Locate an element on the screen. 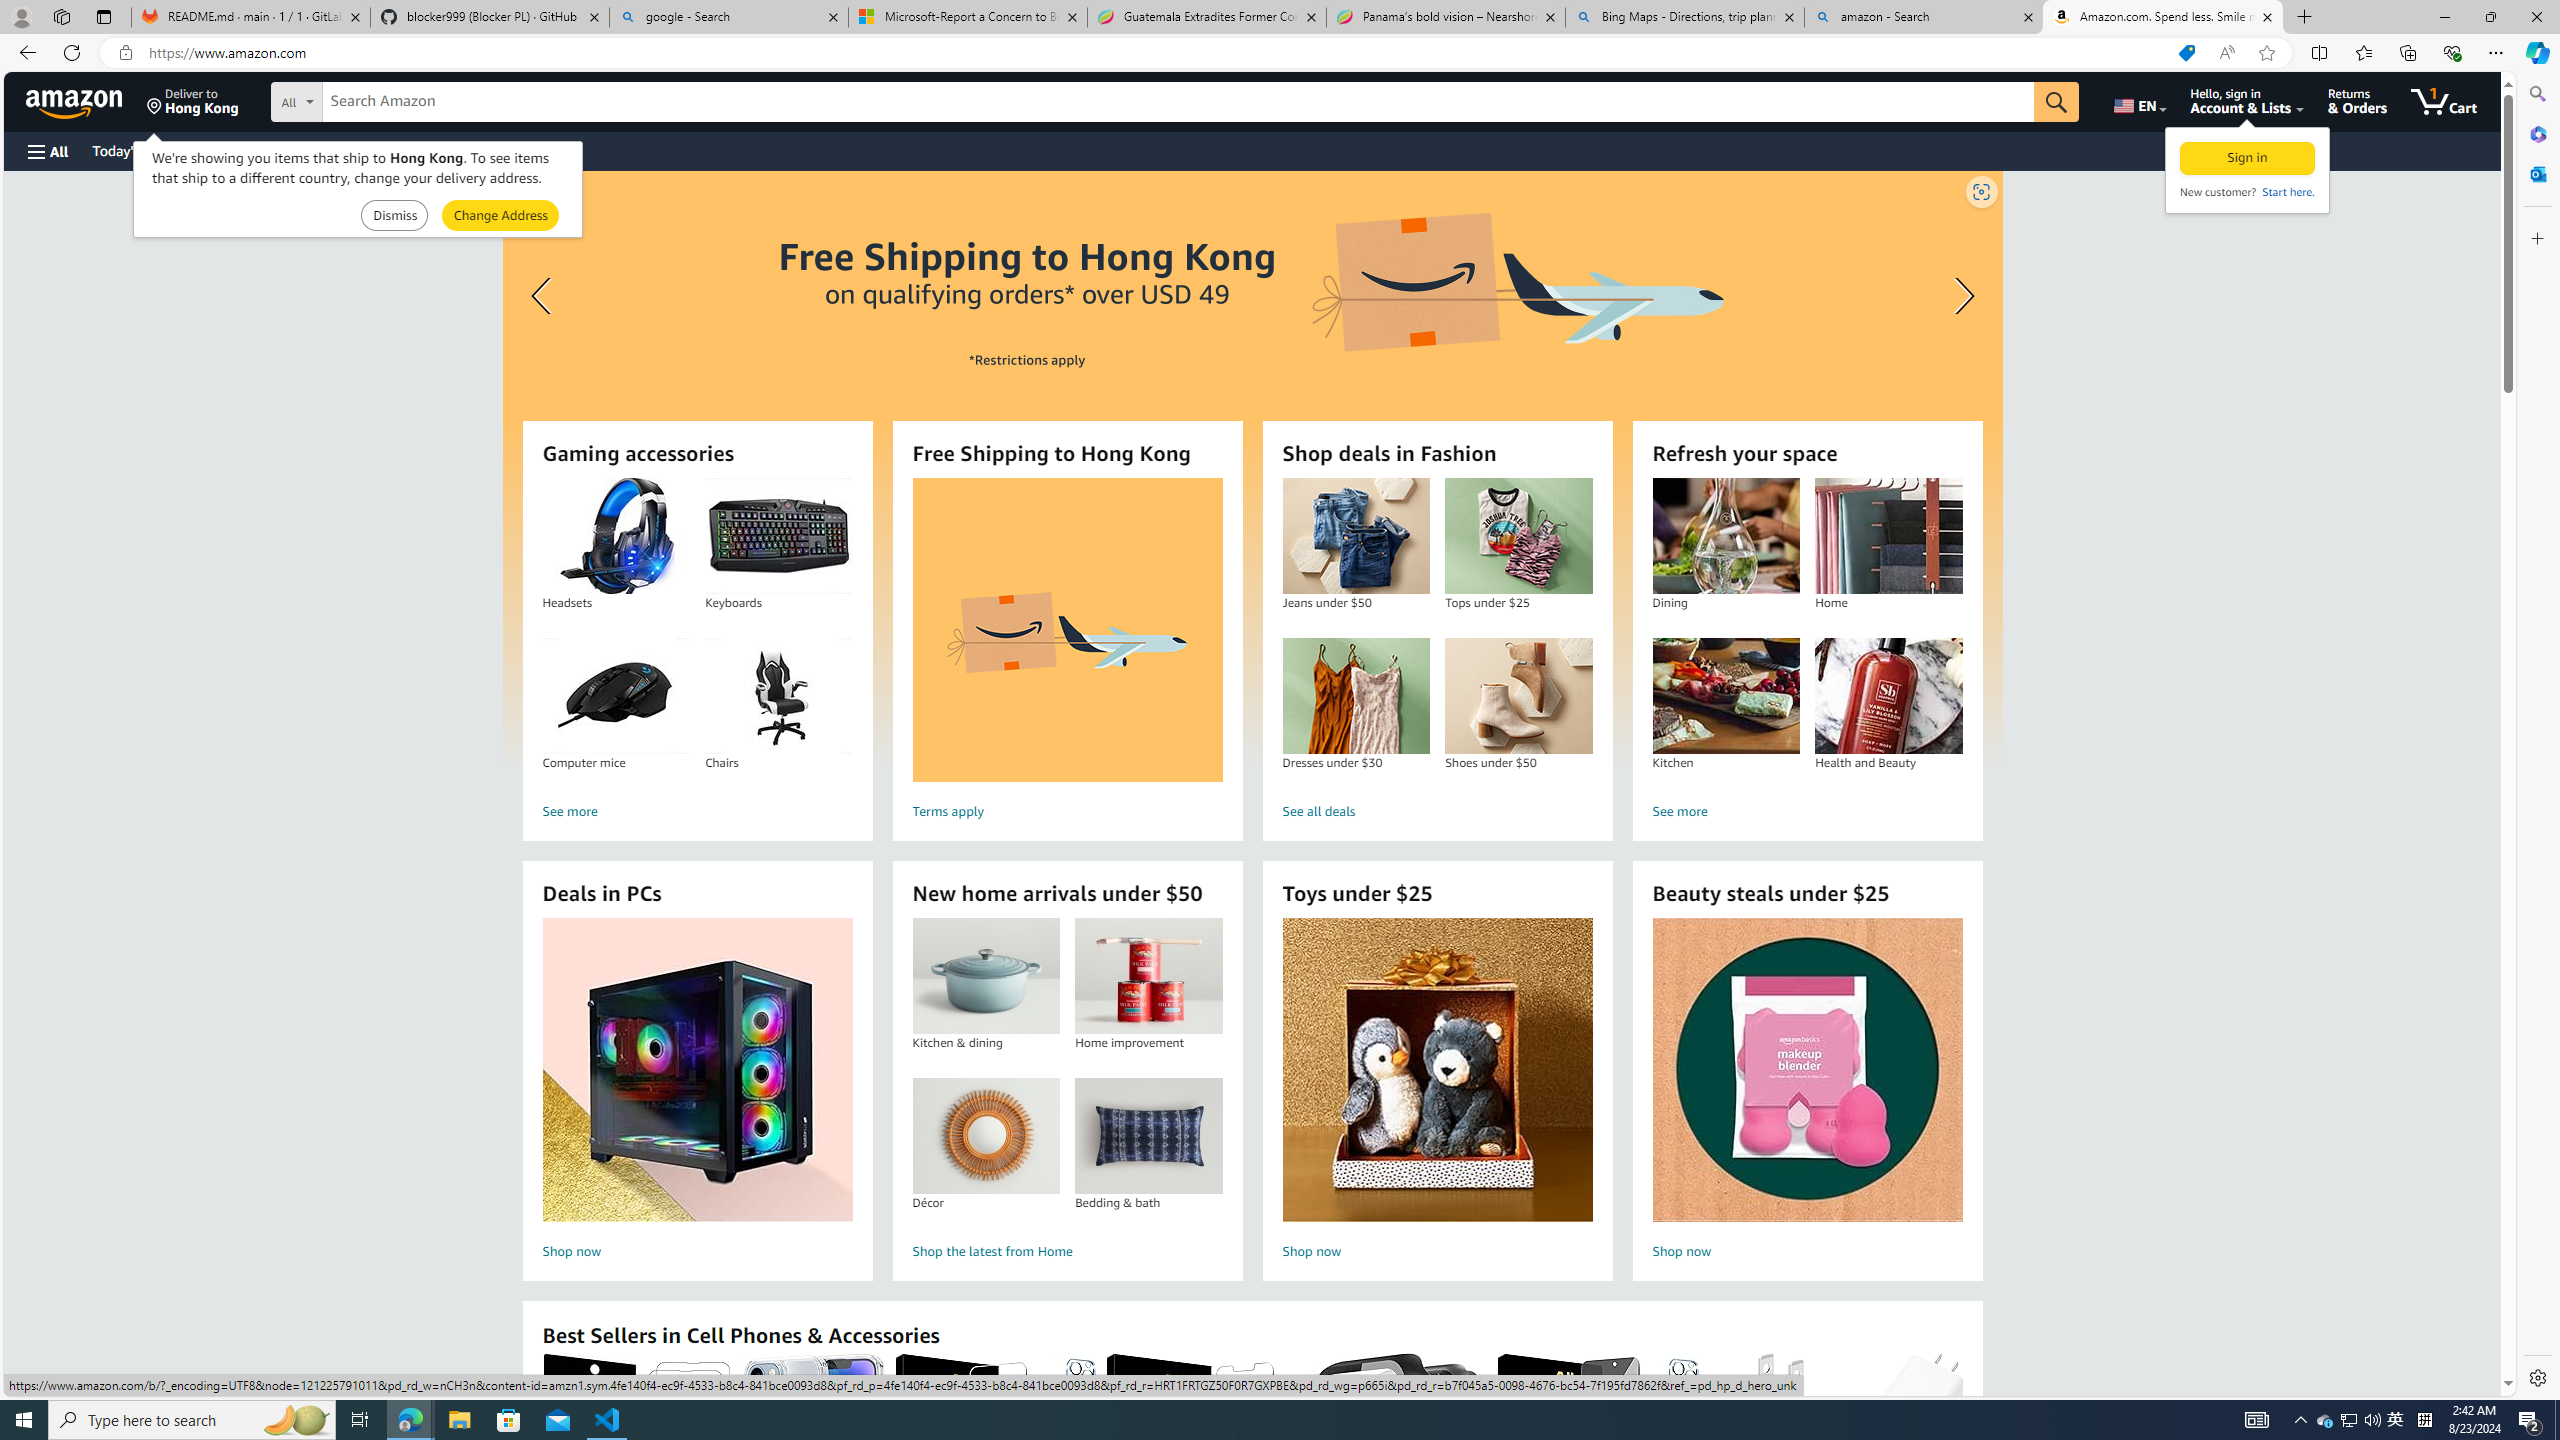 The height and width of the screenshot is (1440, 2560). 'Health and Beauty' is located at coordinates (1888, 696).